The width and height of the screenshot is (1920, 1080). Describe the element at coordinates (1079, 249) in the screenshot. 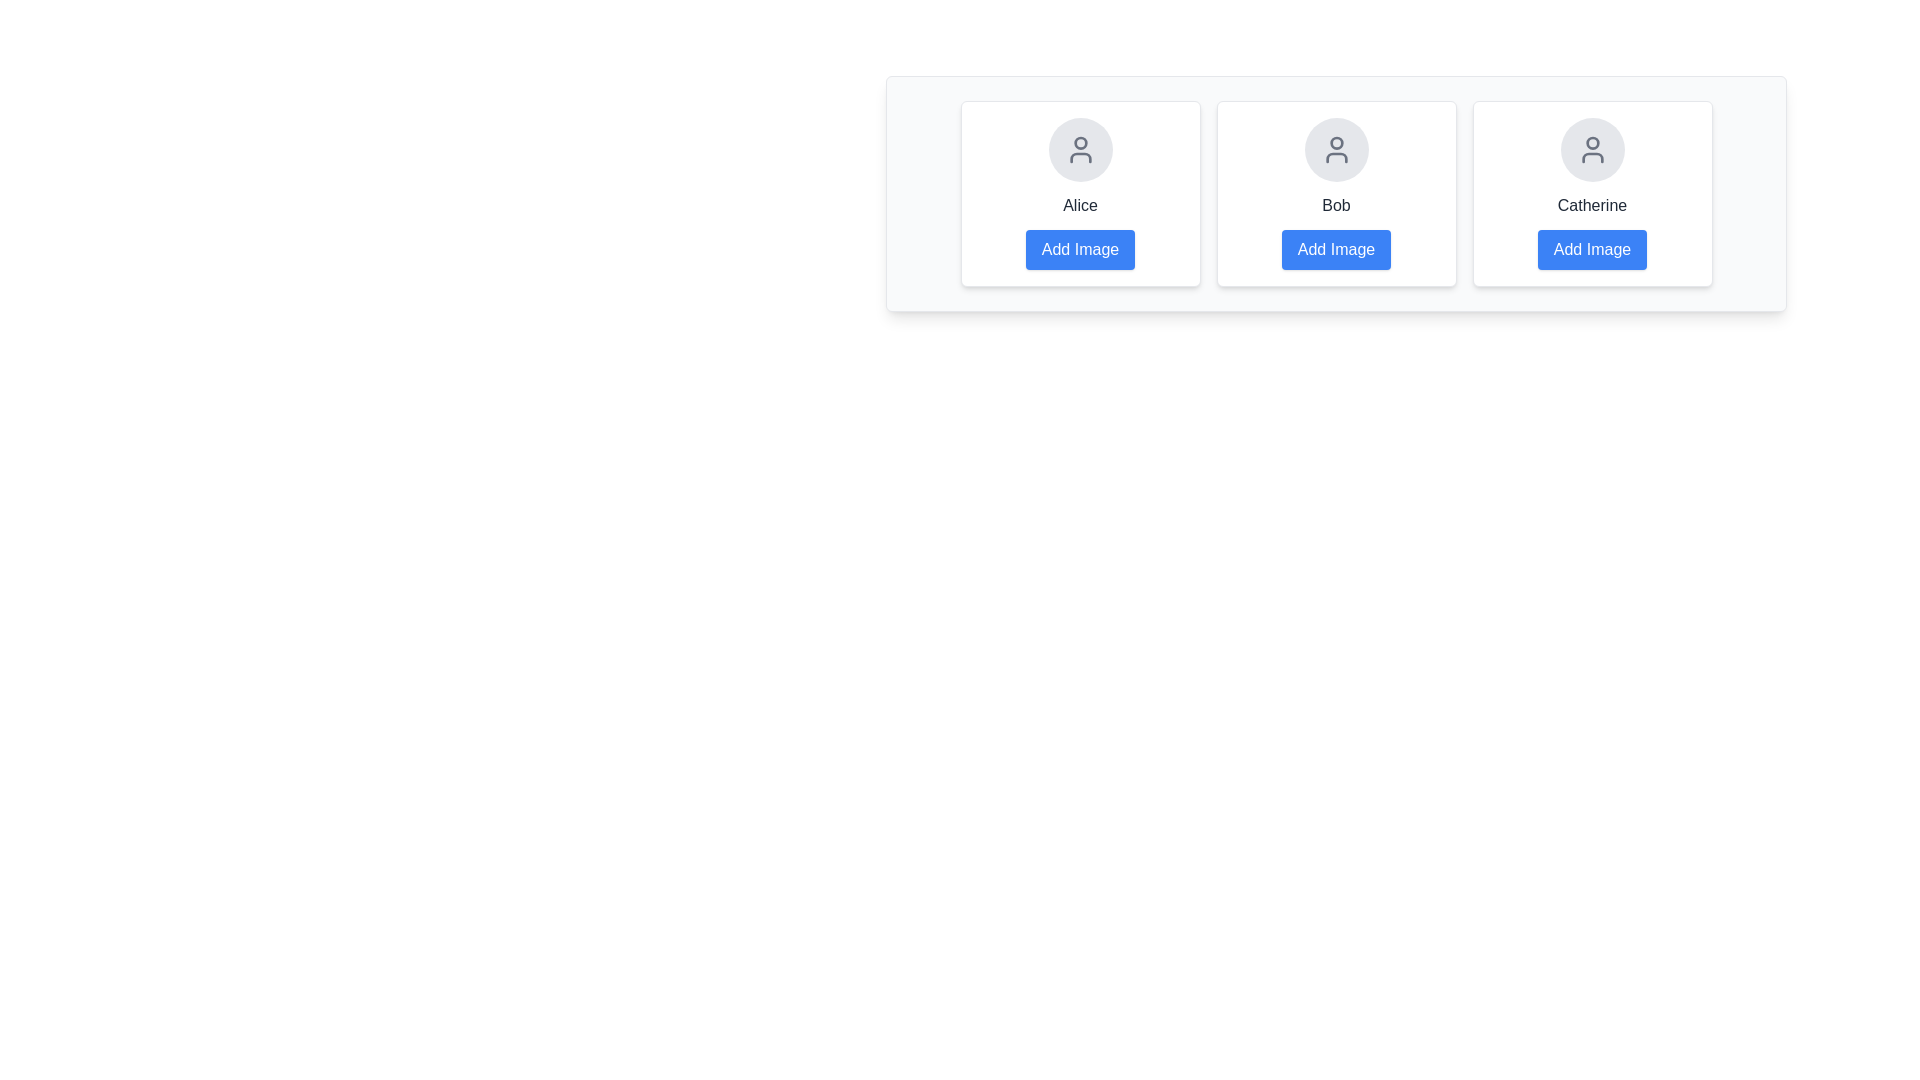

I see `'Add Image' button for Alice` at that location.